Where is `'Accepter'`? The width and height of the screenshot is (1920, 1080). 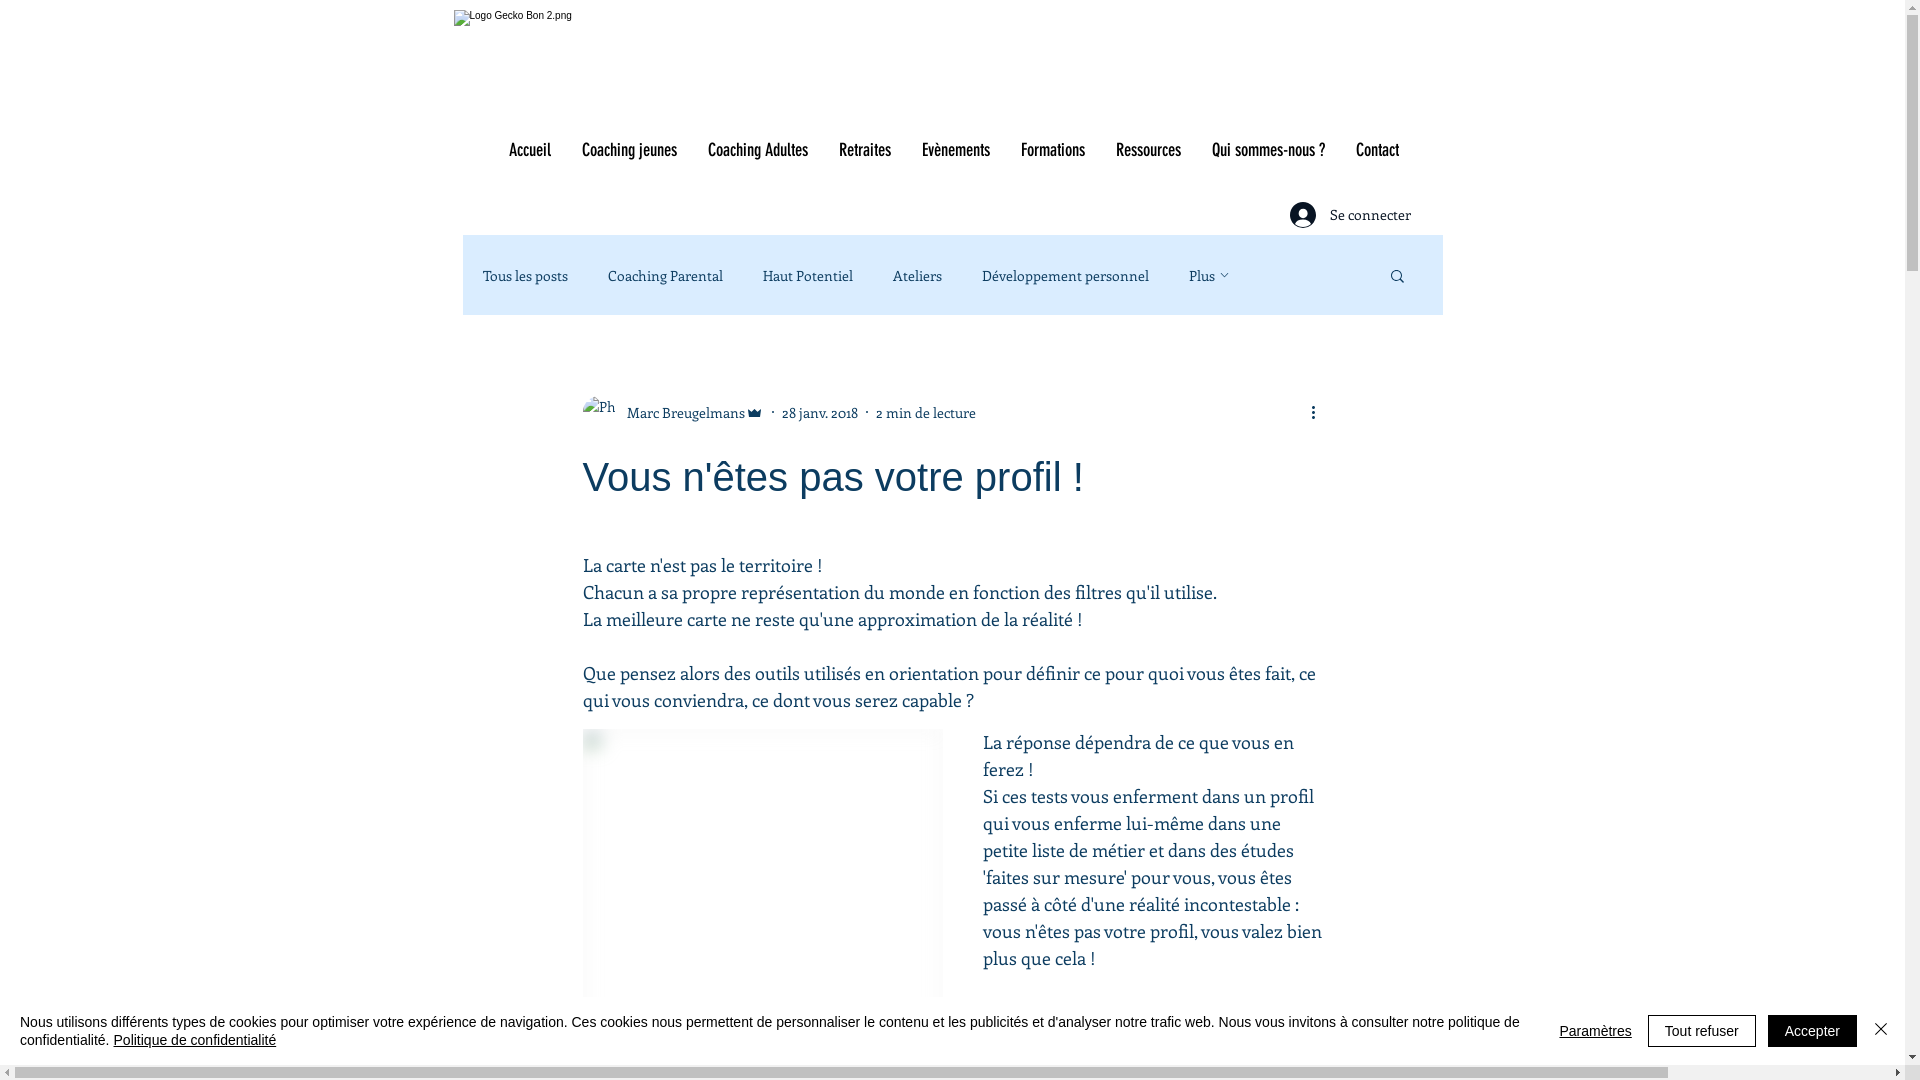
'Accepter' is located at coordinates (1812, 1030).